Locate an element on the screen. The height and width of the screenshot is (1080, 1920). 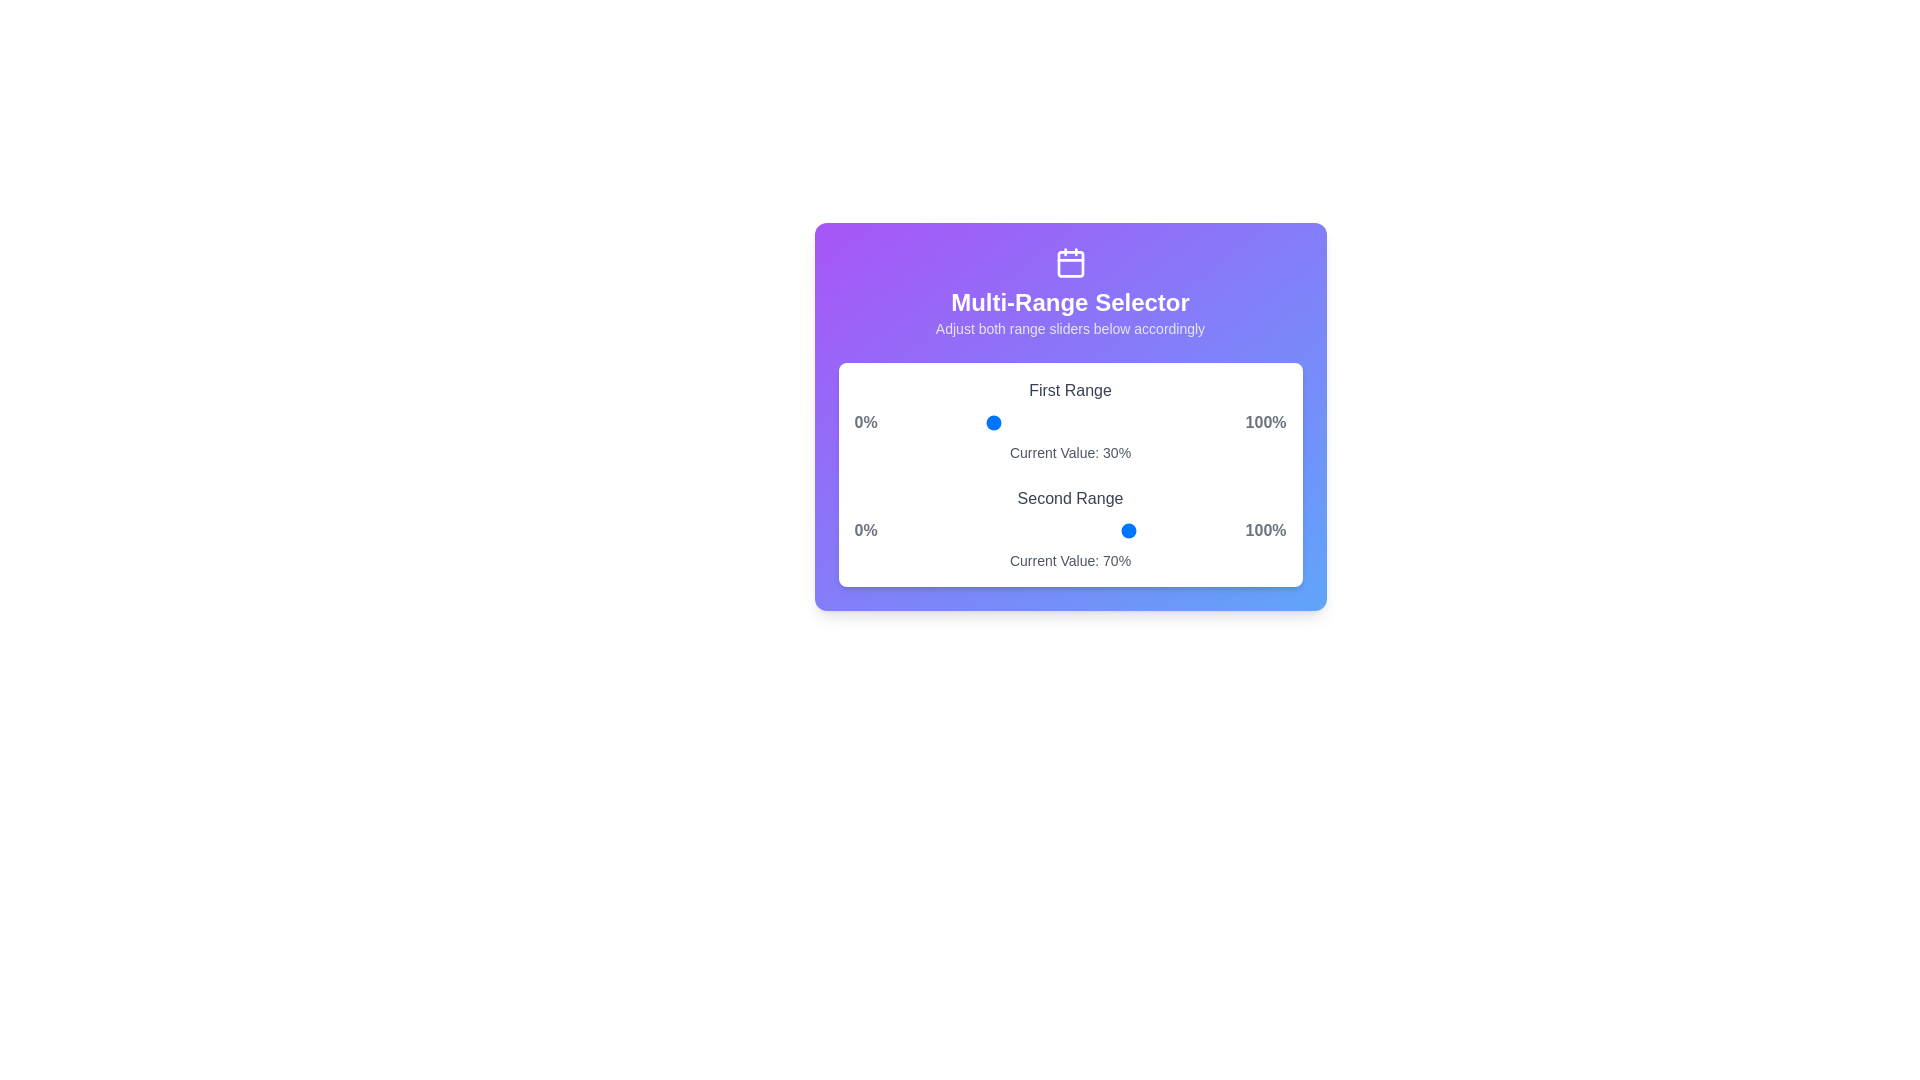
the Header element featuring a purple-to-blue gradient background, a centered calendar icon, and the text 'Multi-Range Selector' with a description below it is located at coordinates (1069, 293).